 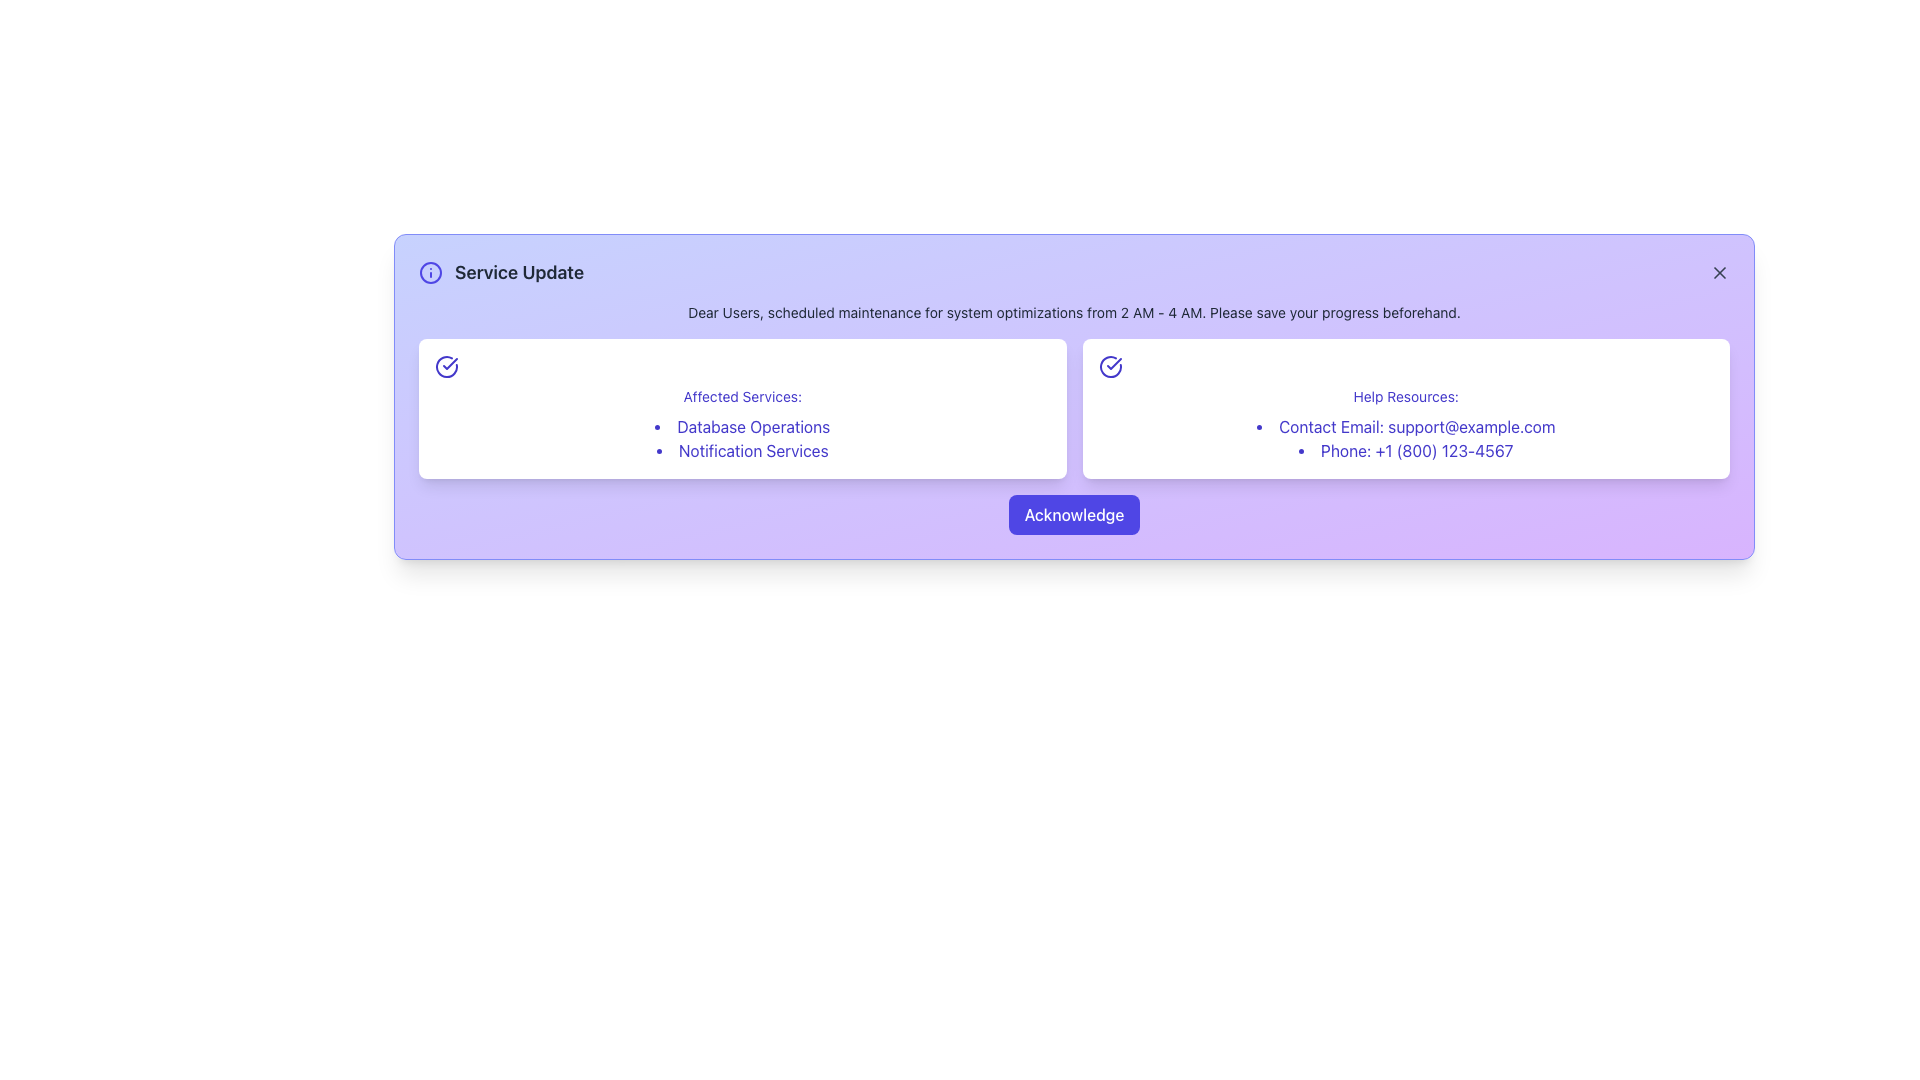 I want to click on the title of the notification panel, which is situated in the upper left region and positioned to the left of the dismissal button ('x'), so click(x=501, y=273).